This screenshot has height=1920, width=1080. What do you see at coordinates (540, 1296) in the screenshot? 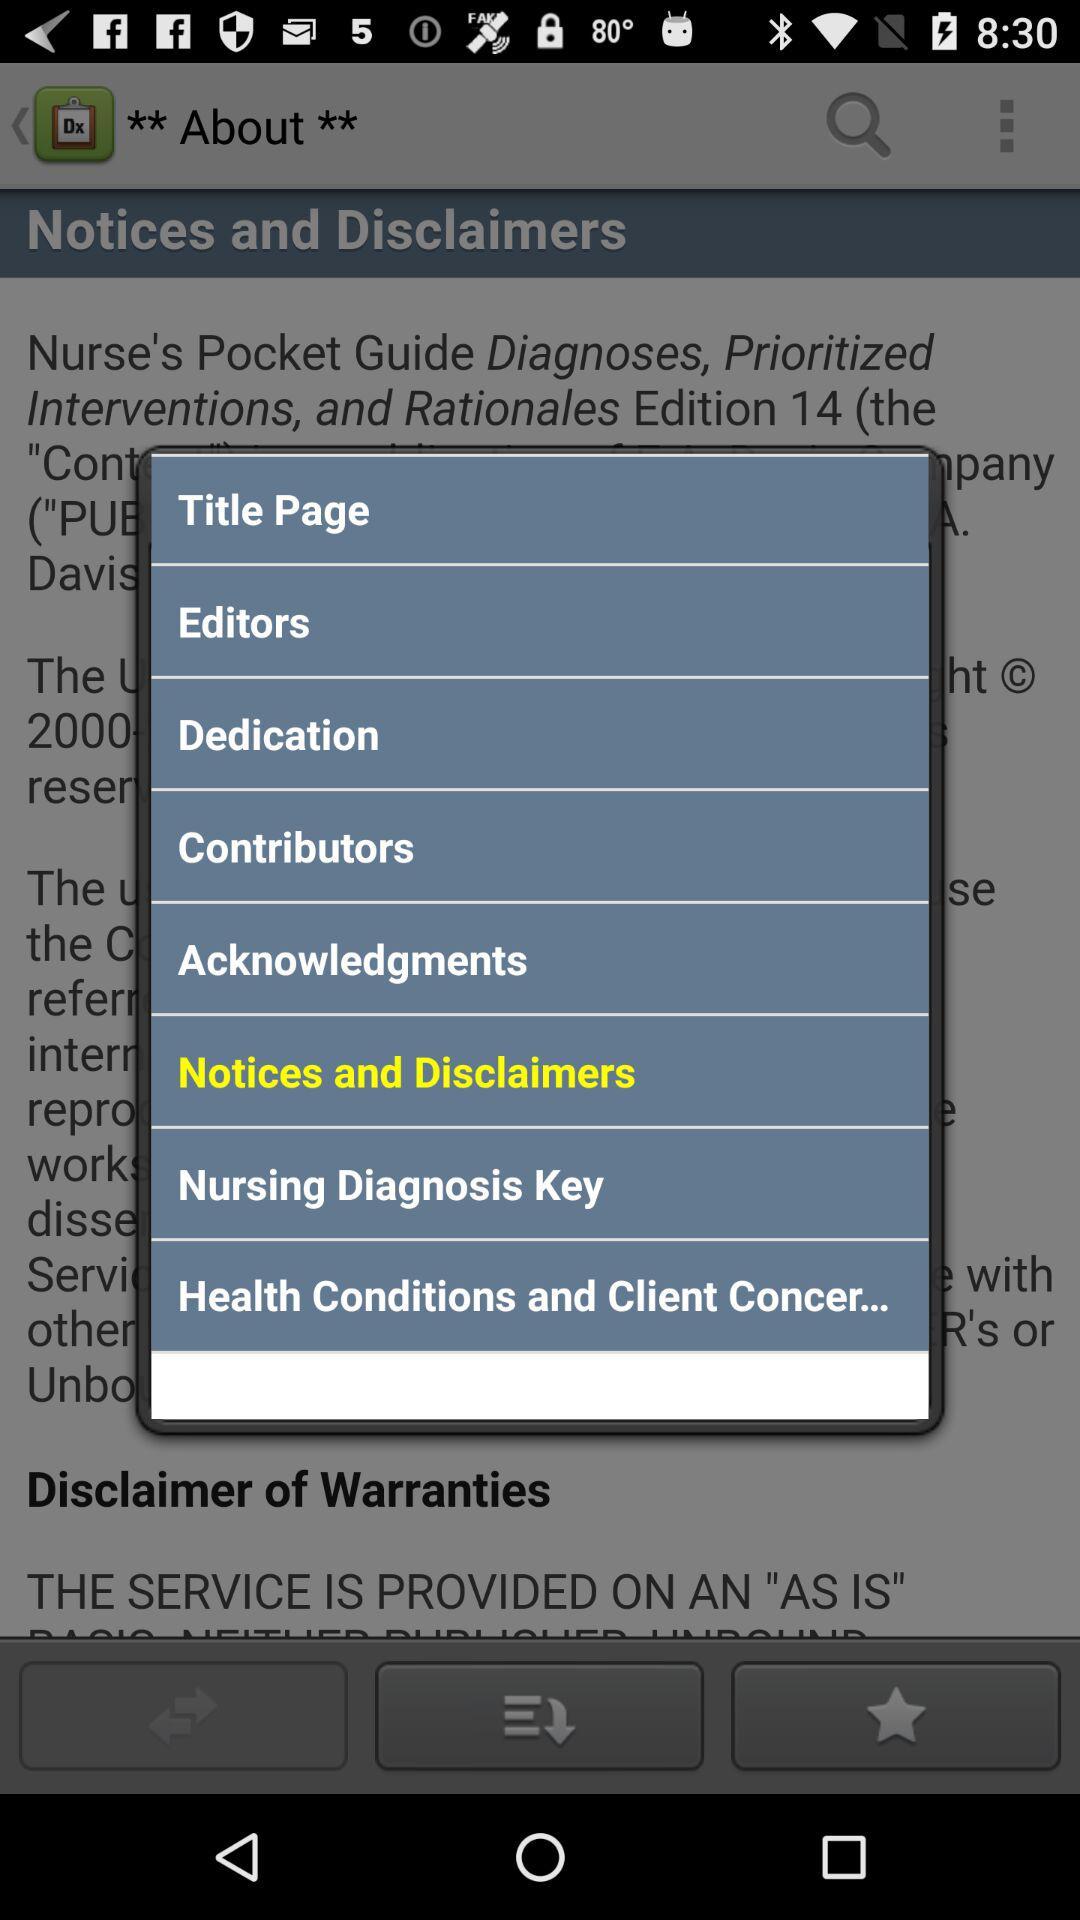
I see `the health conditions and` at bounding box center [540, 1296].